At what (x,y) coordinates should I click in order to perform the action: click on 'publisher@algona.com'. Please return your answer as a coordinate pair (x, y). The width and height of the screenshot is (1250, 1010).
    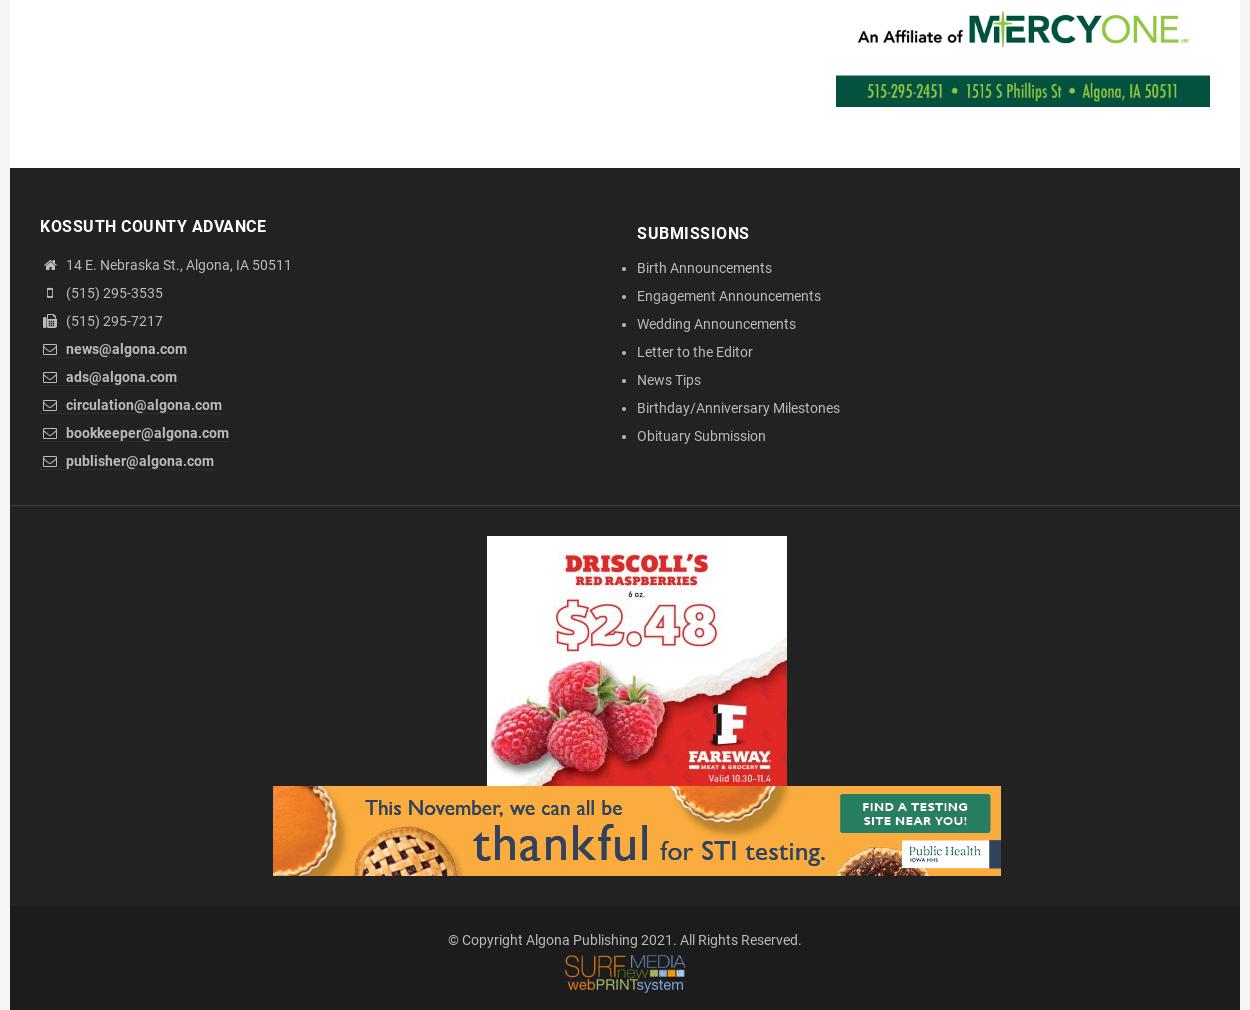
    Looking at the image, I should click on (62, 459).